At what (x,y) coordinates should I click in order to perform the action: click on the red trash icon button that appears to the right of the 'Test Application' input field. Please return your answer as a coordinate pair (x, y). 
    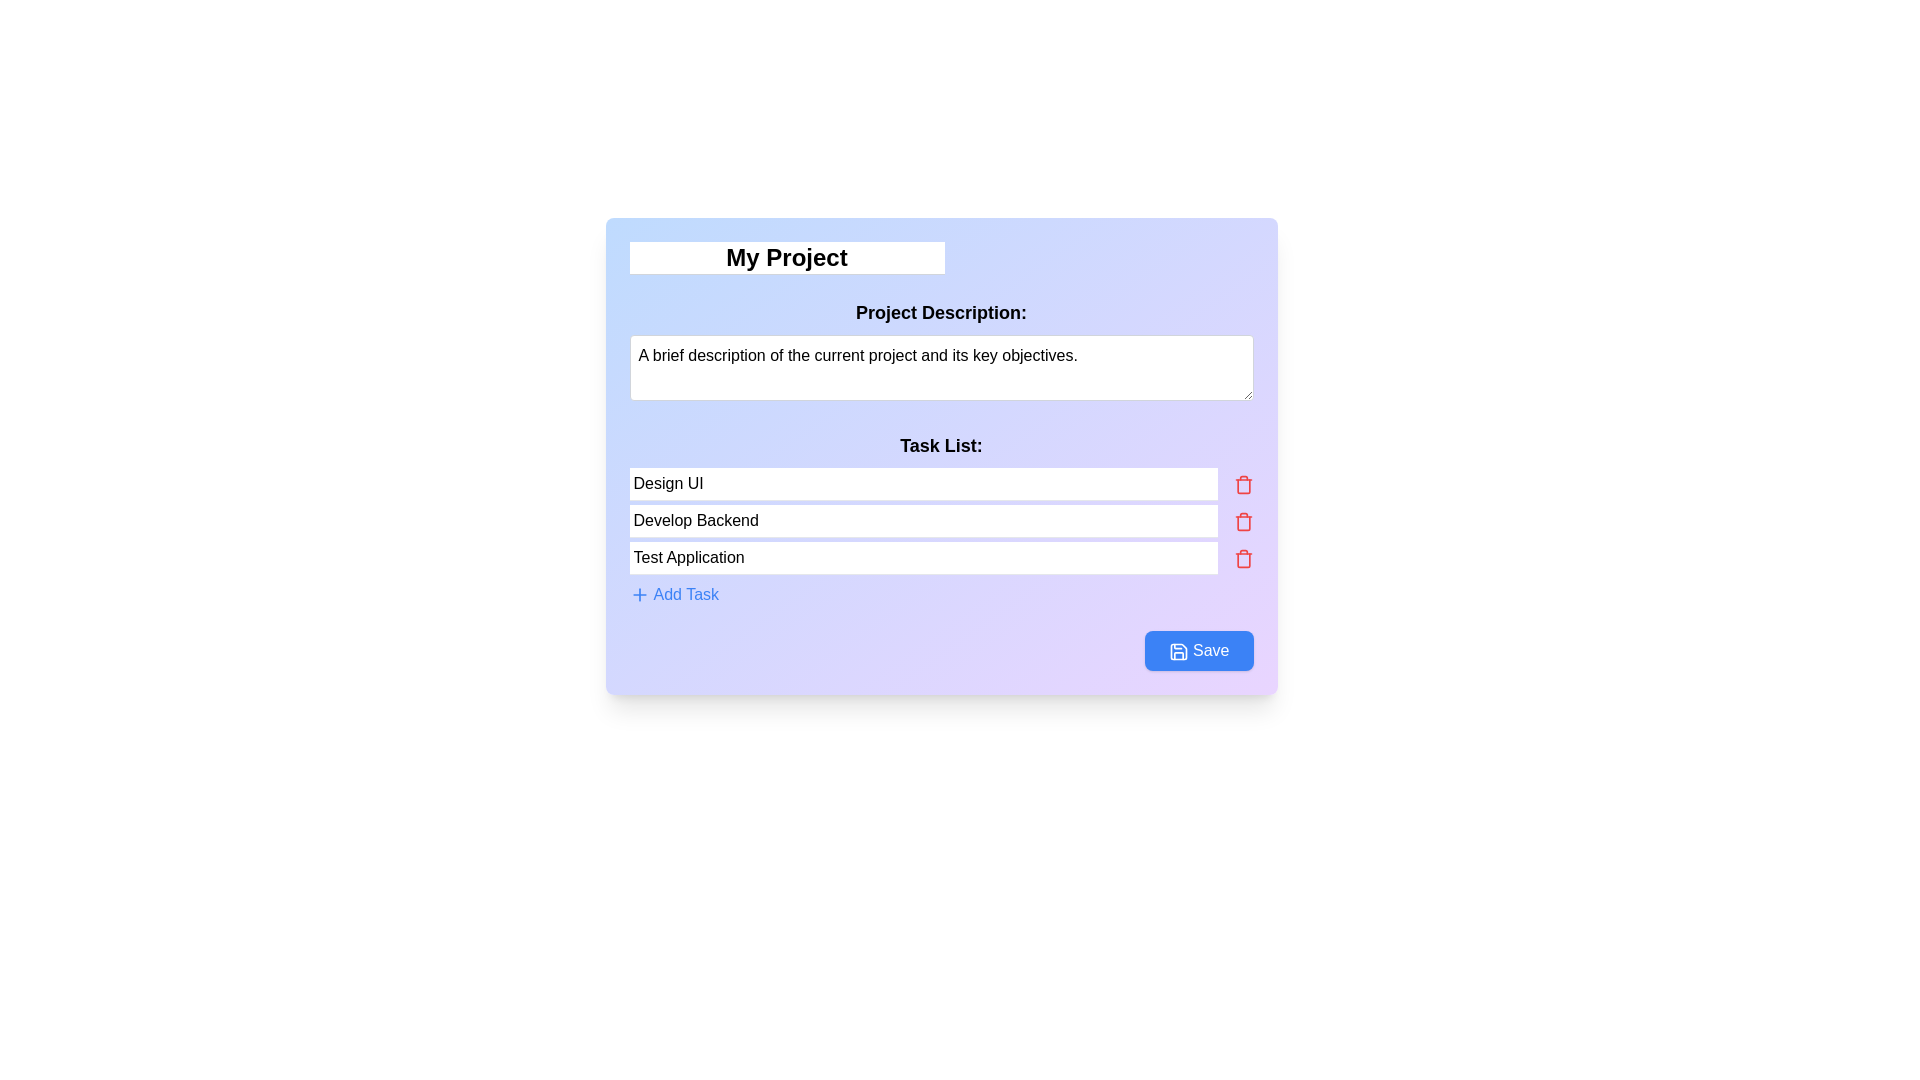
    Looking at the image, I should click on (1242, 558).